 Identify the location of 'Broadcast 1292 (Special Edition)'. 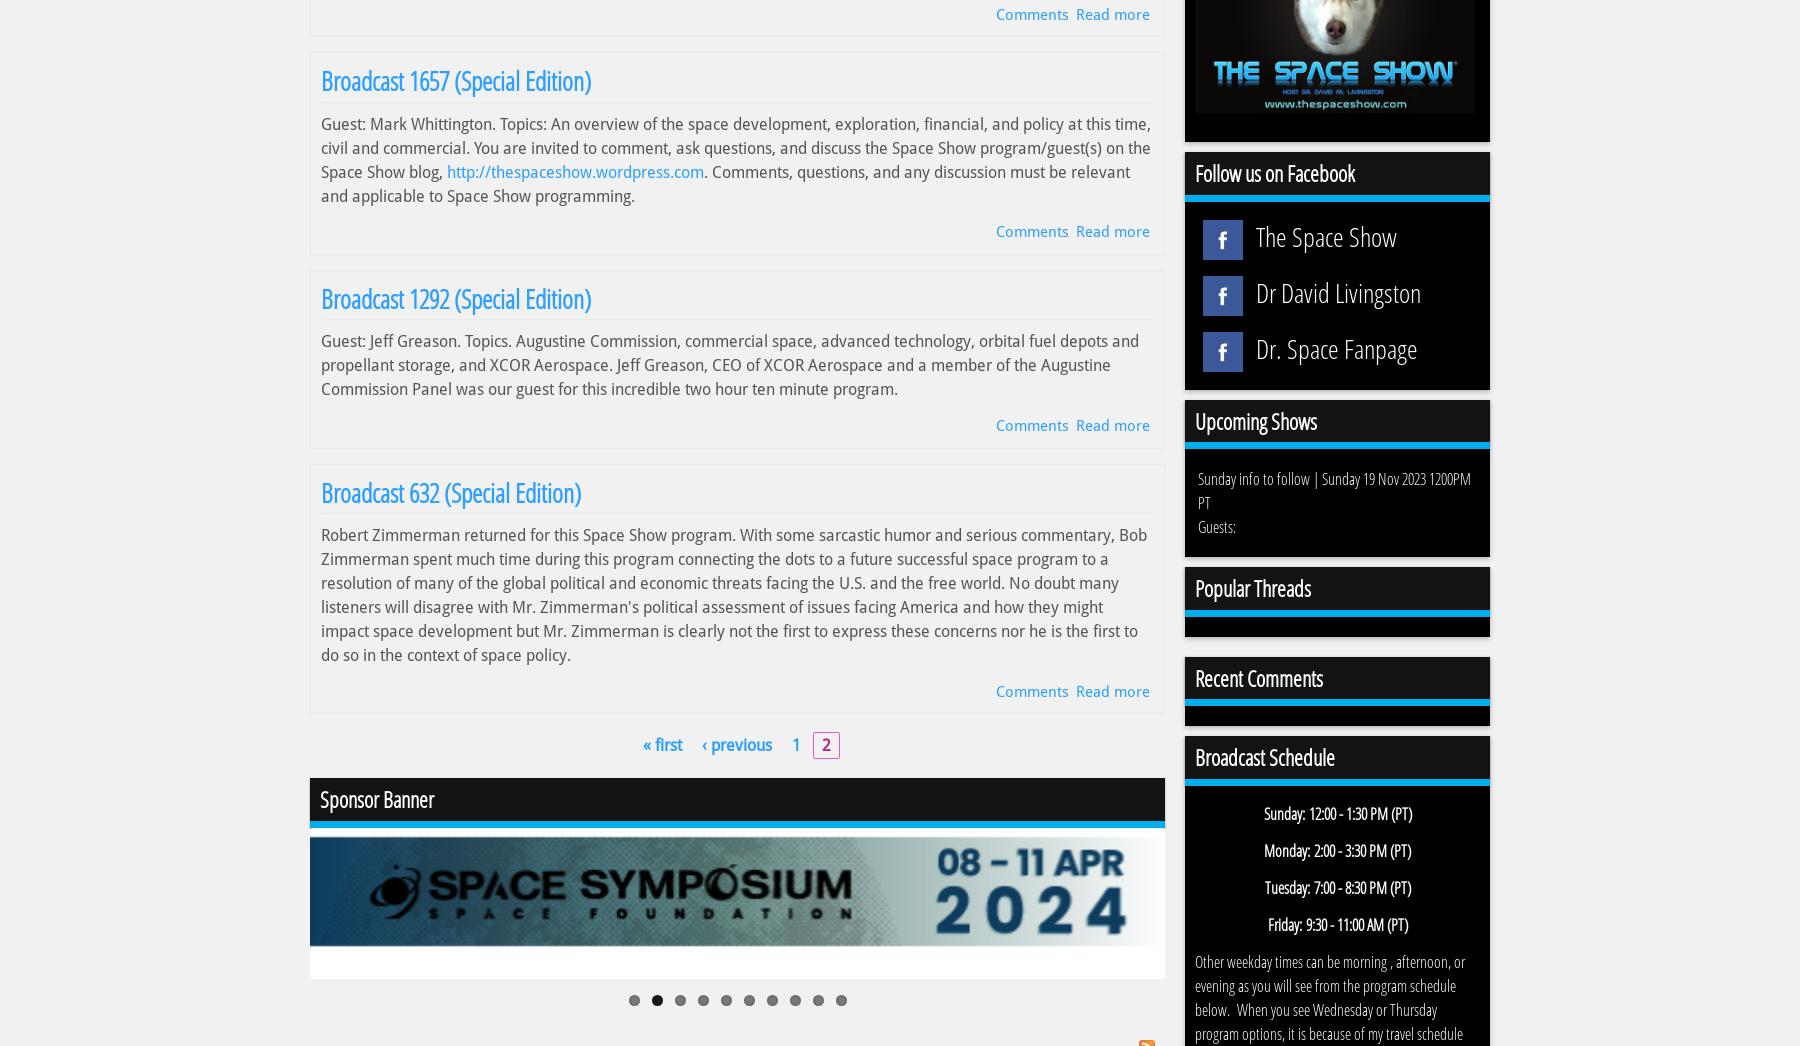
(319, 298).